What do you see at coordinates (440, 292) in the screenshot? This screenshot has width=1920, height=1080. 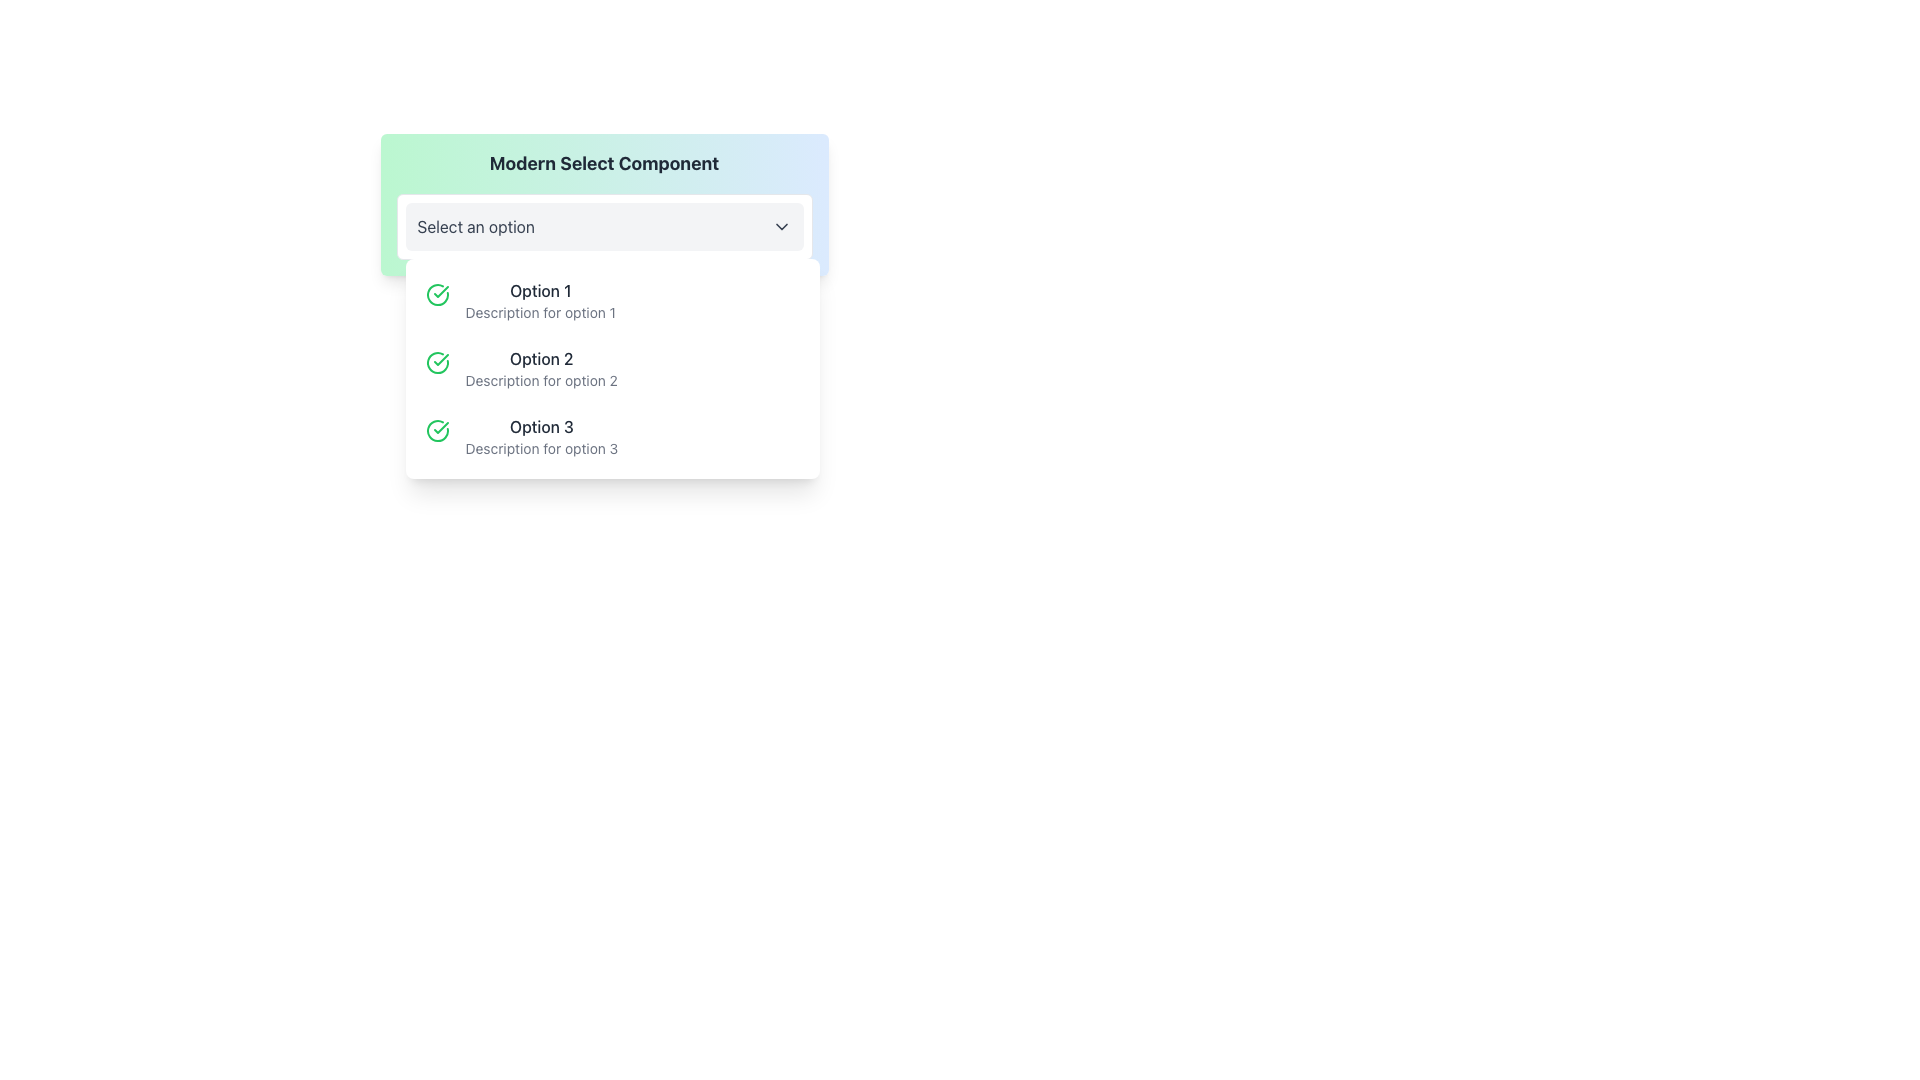 I see `green checkmark icon located next to 'Option 2' in the dropdown list for class or style details` at bounding box center [440, 292].